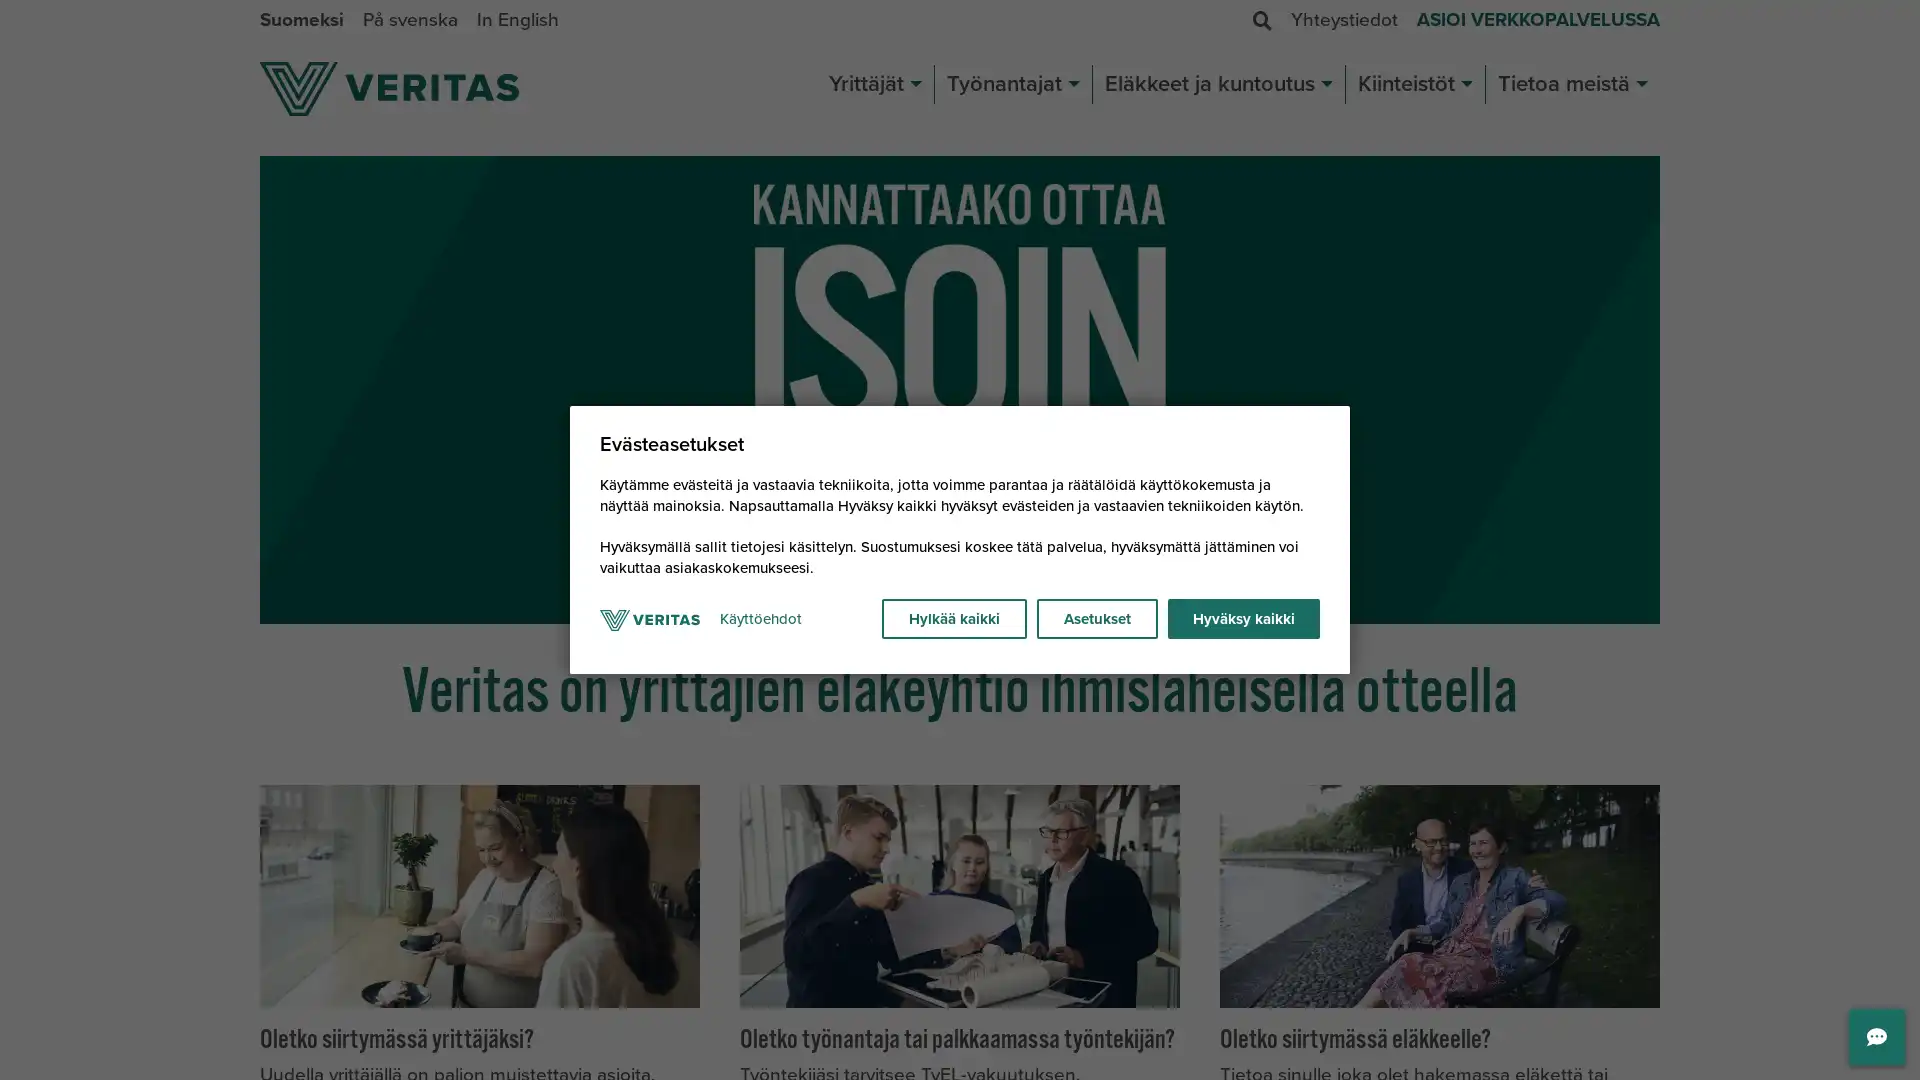 This screenshot has height=1080, width=1920. I want to click on Hyvaksy kaikki, so click(1242, 617).